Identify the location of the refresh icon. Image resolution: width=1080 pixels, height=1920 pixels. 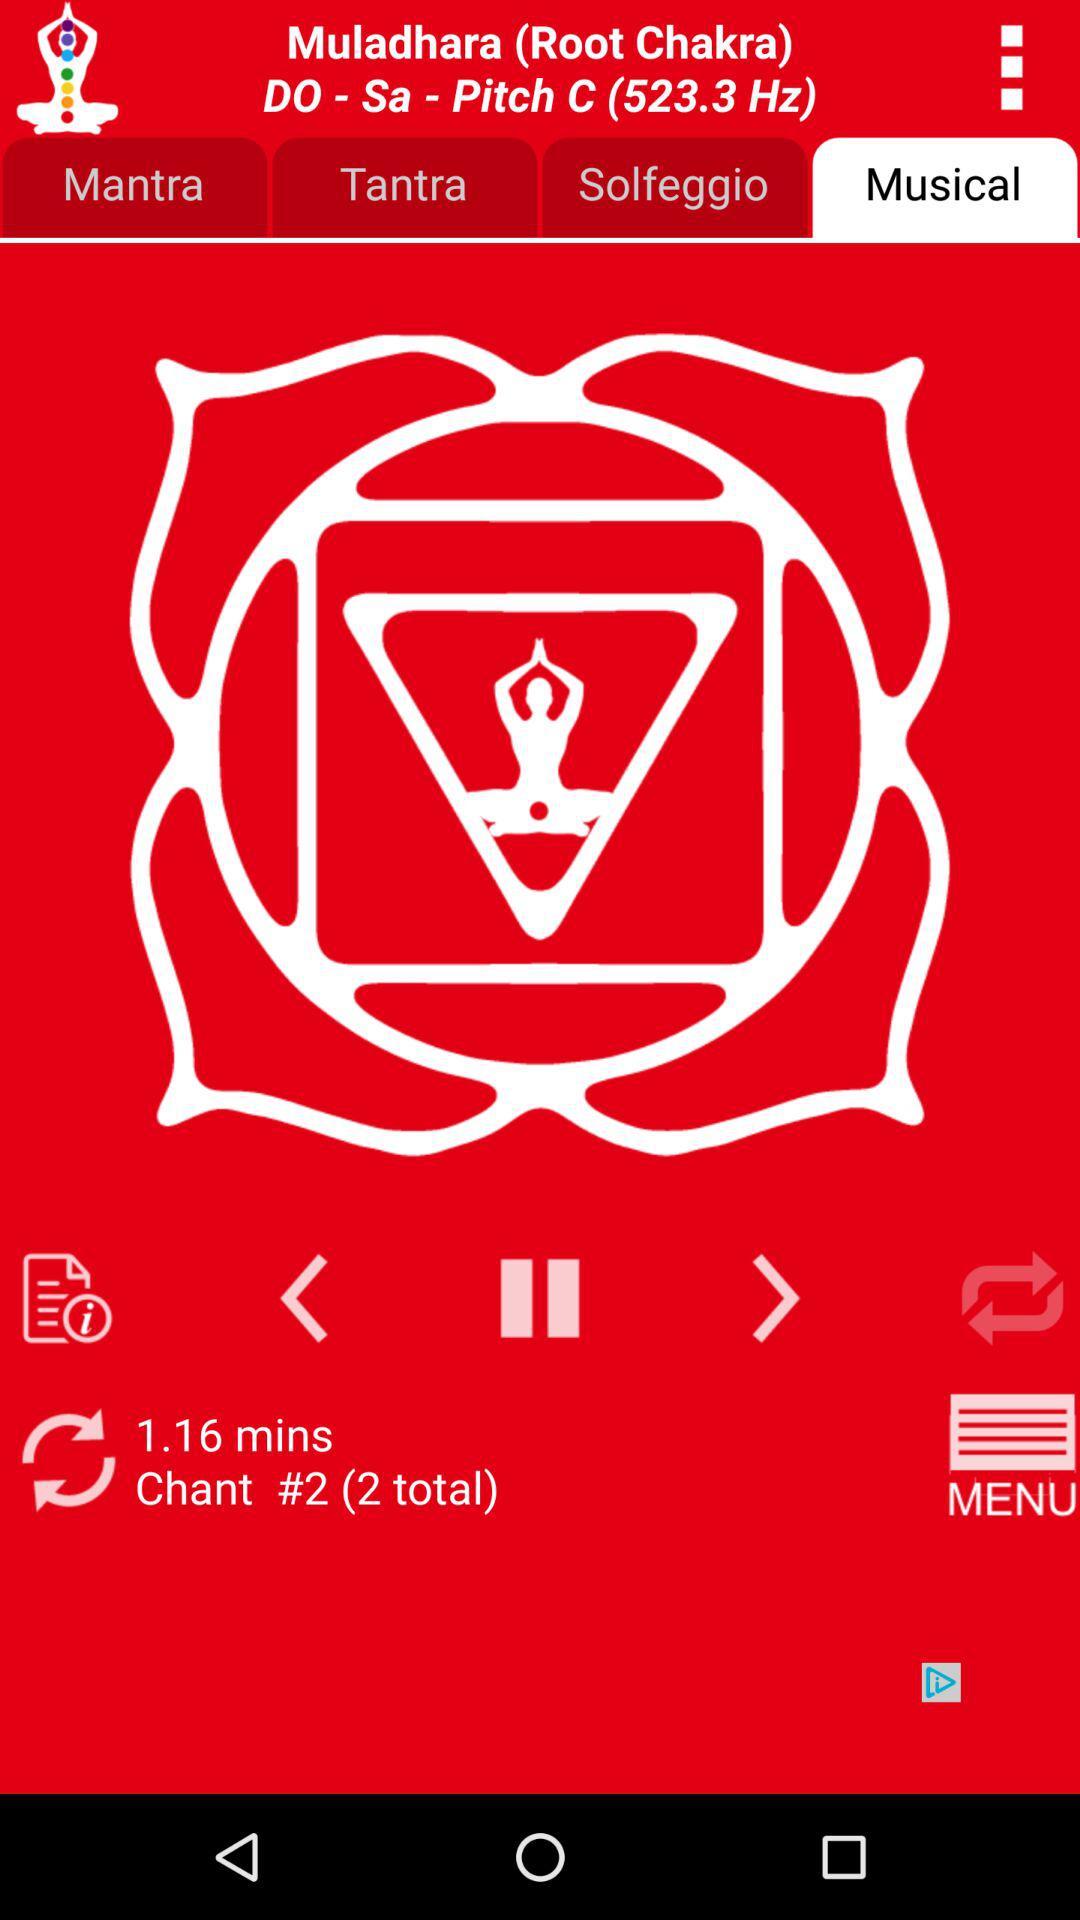
(66, 1561).